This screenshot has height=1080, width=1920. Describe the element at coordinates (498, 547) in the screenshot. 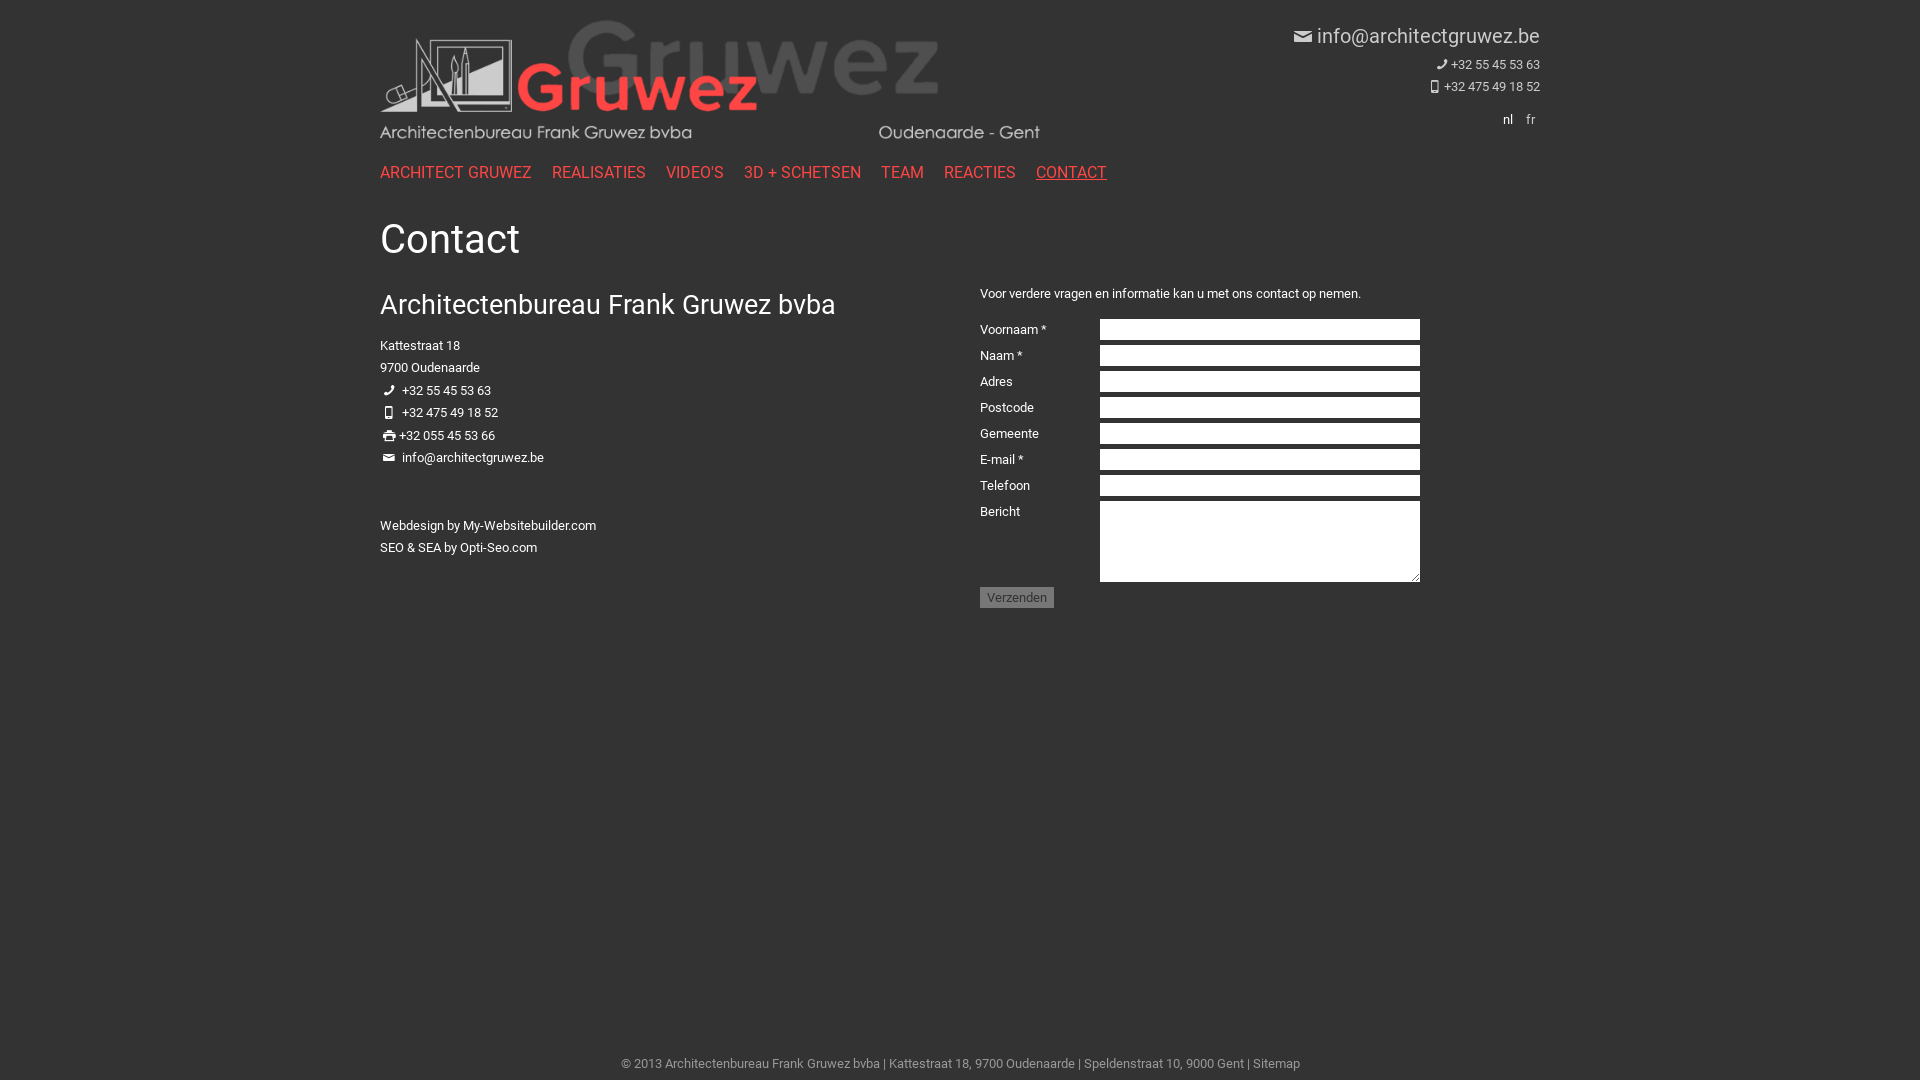

I see `'Opti-Seo.com'` at that location.